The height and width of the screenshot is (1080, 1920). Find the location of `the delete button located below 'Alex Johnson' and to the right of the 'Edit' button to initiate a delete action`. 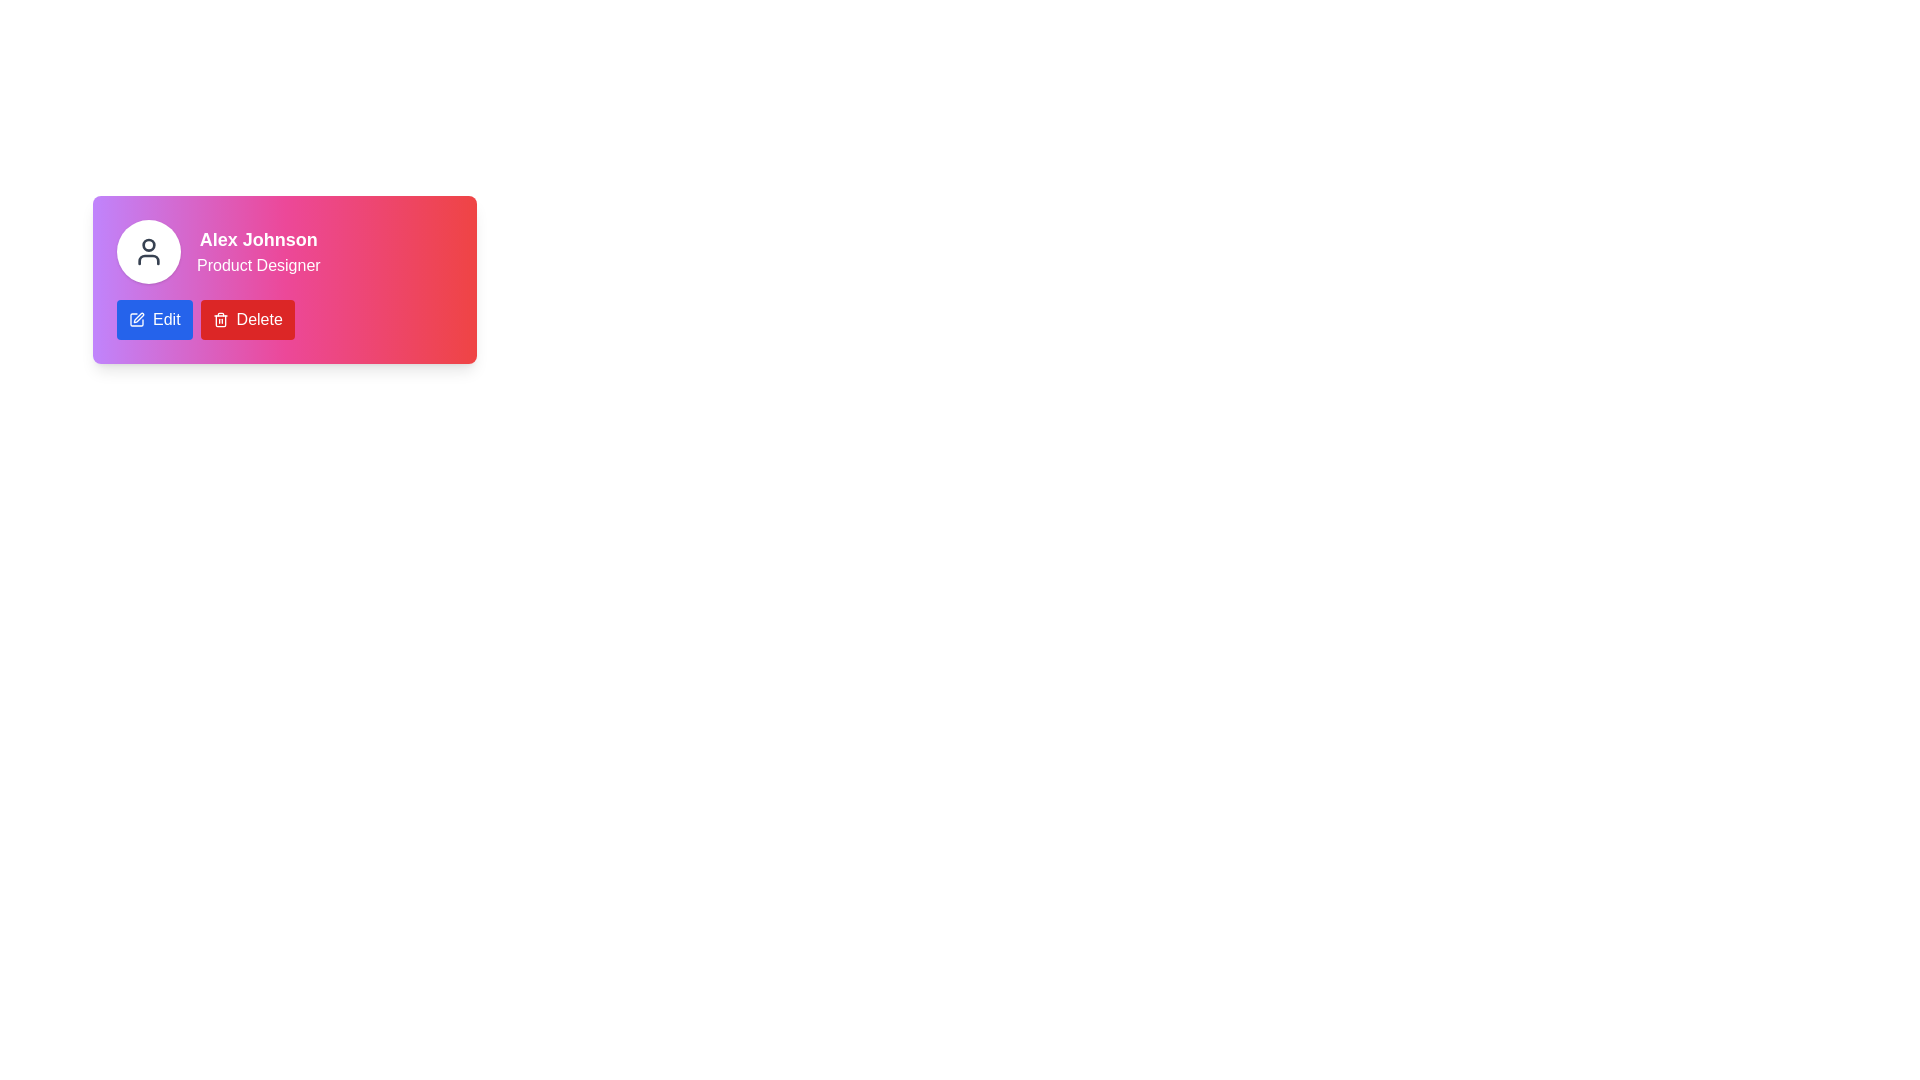

the delete button located below 'Alex Johnson' and to the right of the 'Edit' button to initiate a delete action is located at coordinates (246, 319).